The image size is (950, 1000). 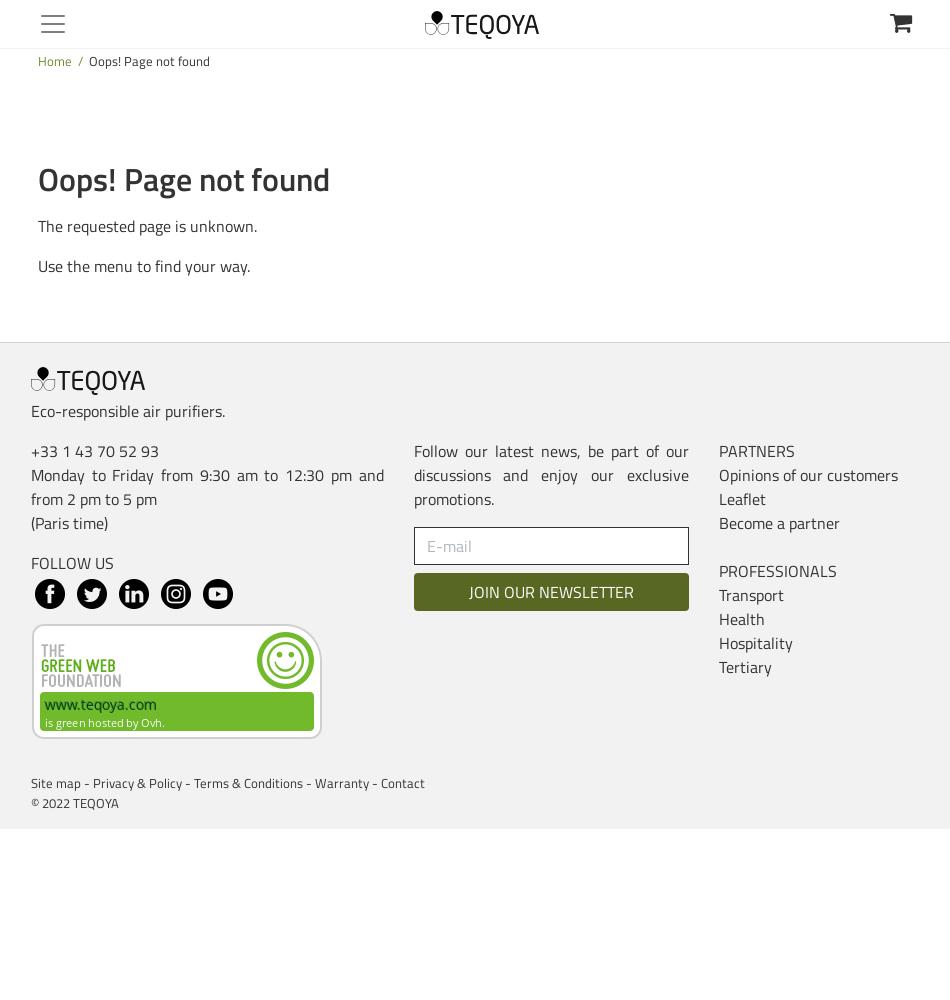 I want to click on 'Site map', so click(x=55, y=783).